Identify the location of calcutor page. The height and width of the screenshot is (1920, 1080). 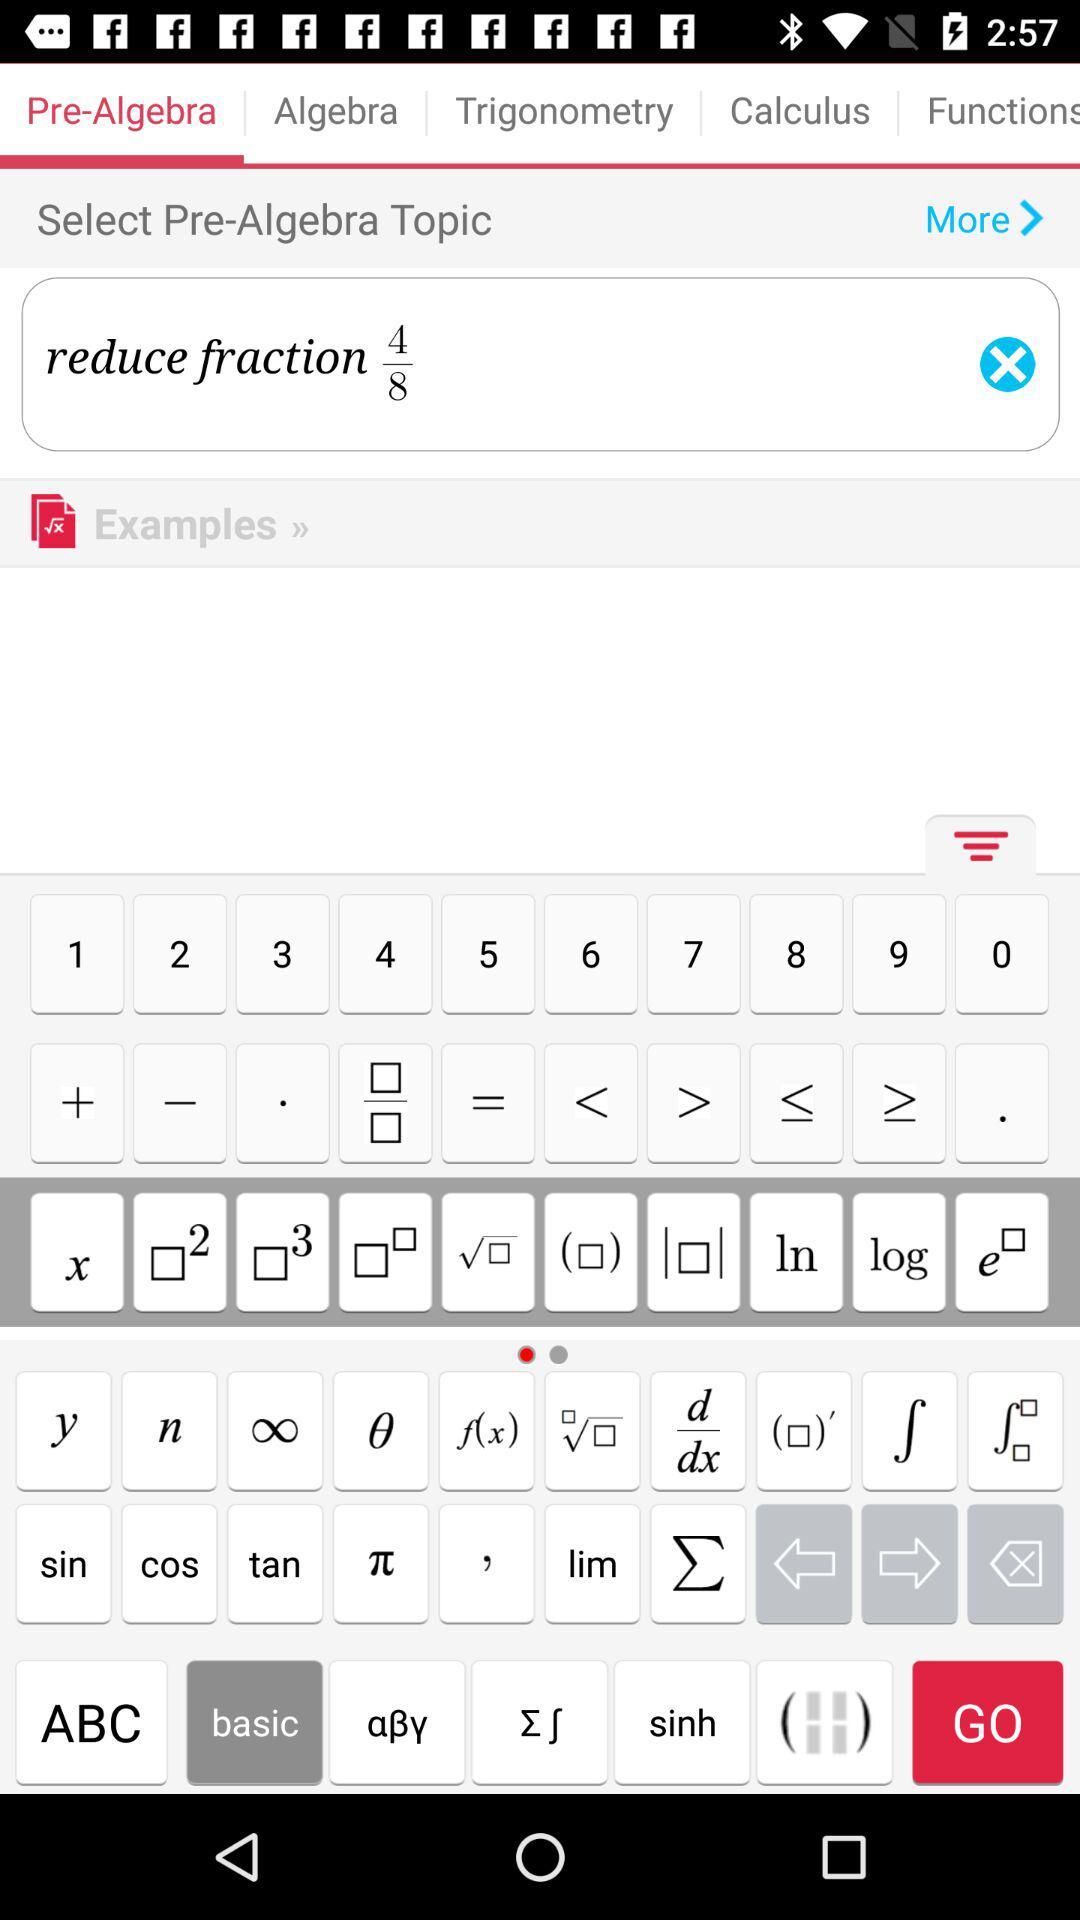
(795, 1101).